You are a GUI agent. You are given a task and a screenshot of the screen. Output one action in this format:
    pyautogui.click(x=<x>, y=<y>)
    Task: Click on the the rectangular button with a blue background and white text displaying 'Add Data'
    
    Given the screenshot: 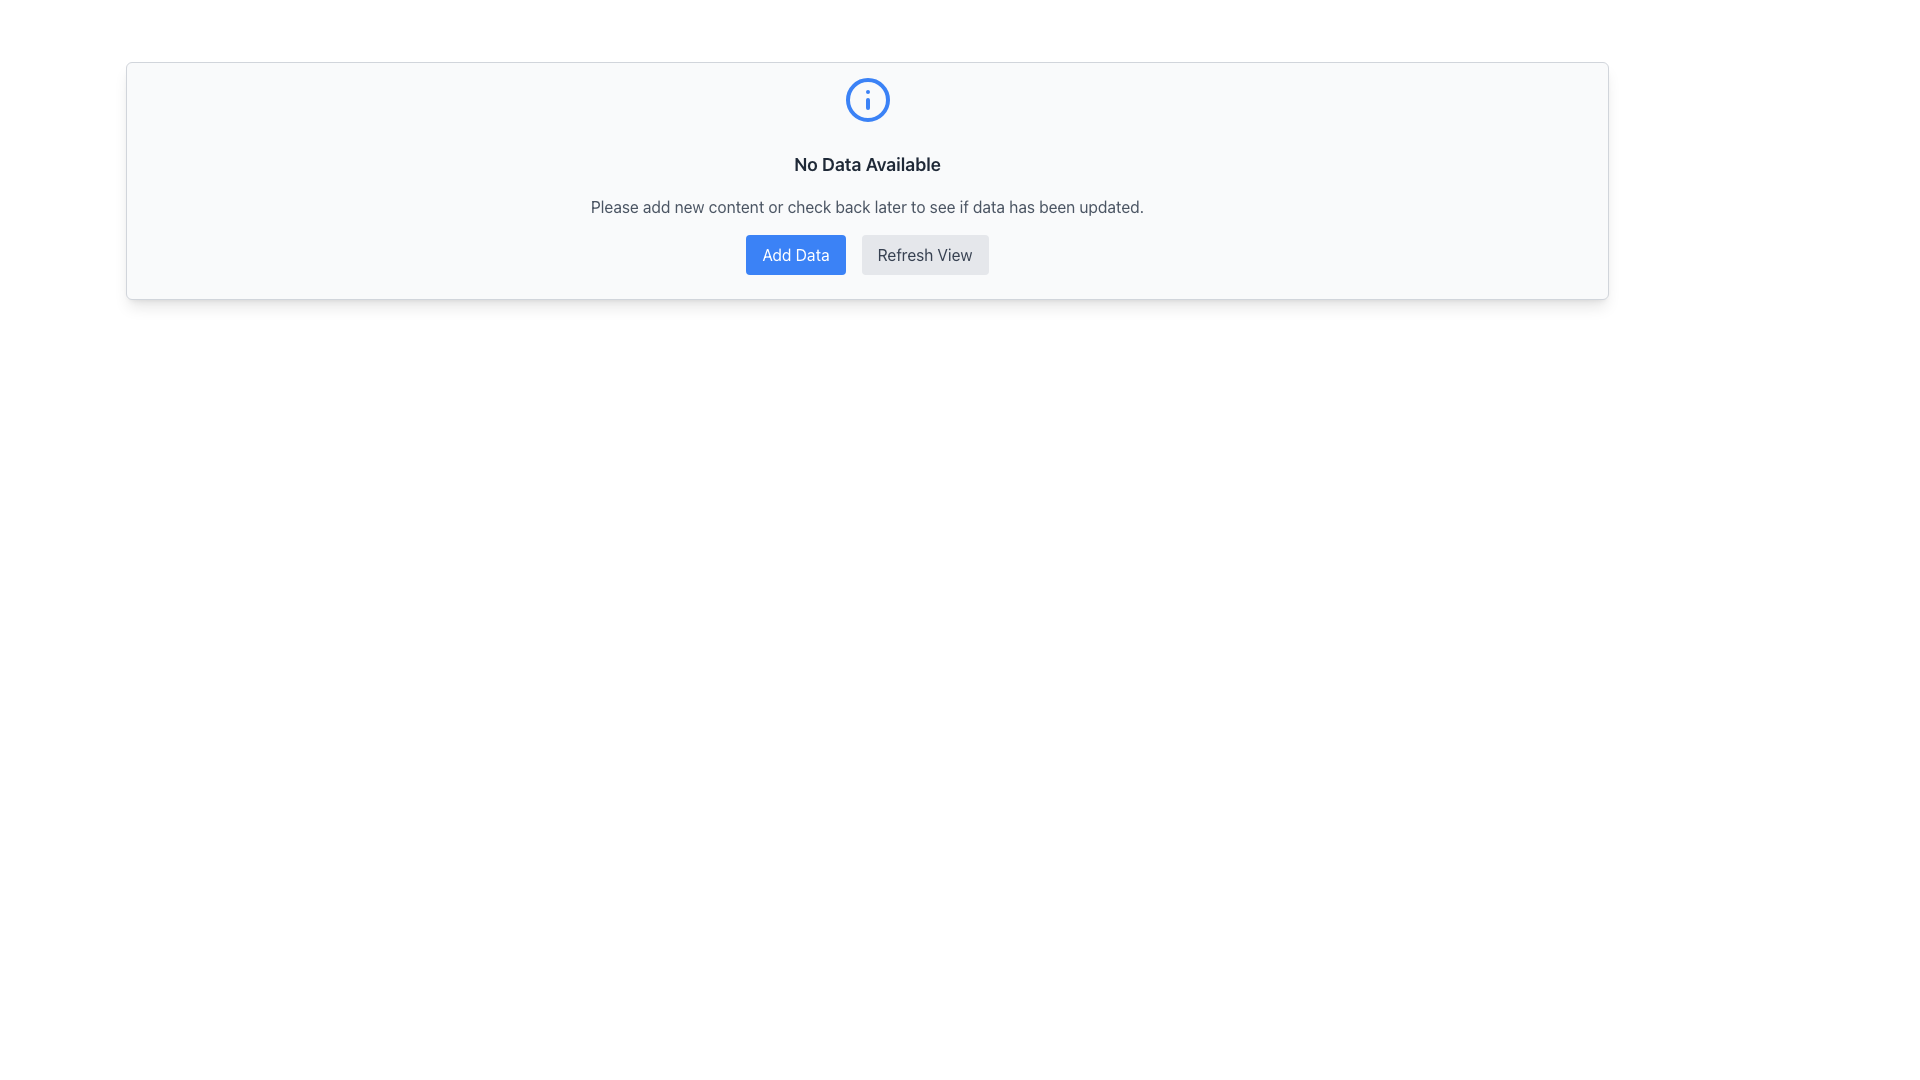 What is the action you would take?
    pyautogui.click(x=795, y=253)
    